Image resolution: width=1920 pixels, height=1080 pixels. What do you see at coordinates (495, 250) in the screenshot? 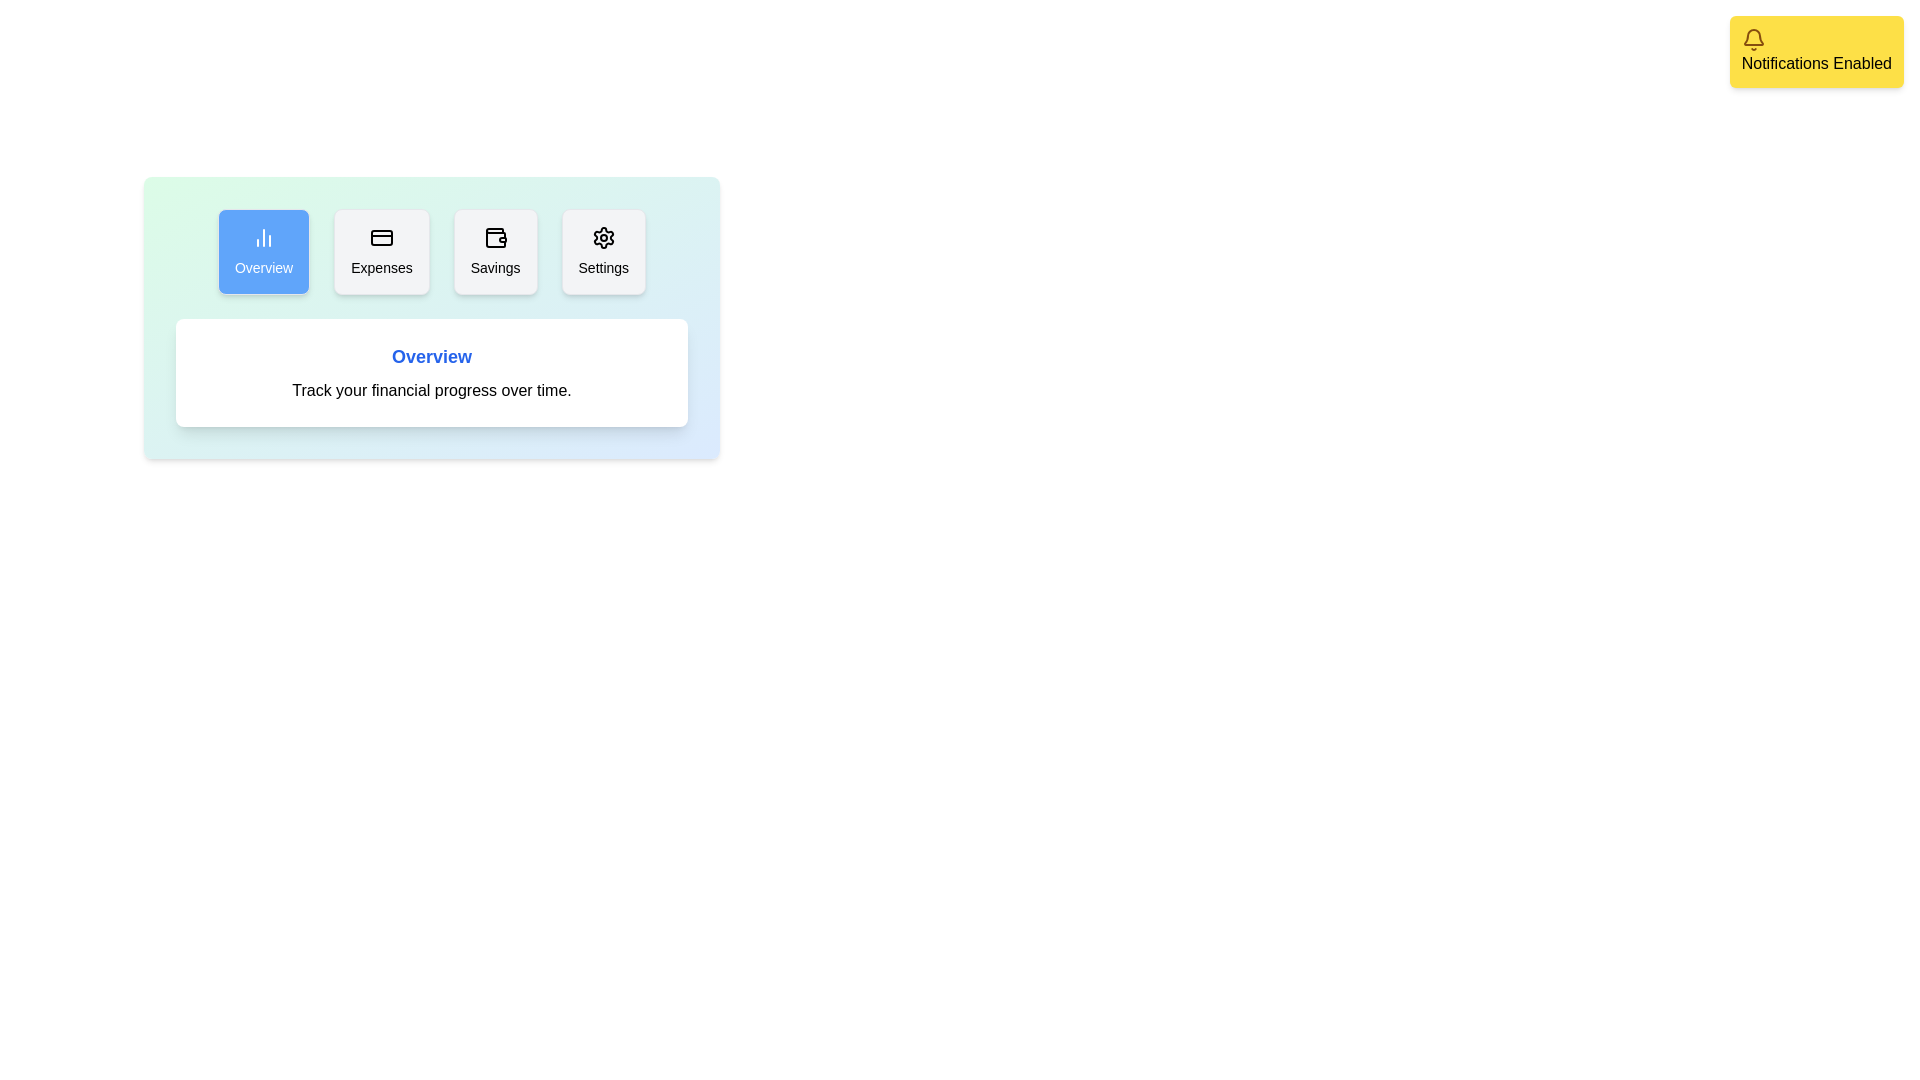
I see `the tab Savings by clicking on it` at bounding box center [495, 250].